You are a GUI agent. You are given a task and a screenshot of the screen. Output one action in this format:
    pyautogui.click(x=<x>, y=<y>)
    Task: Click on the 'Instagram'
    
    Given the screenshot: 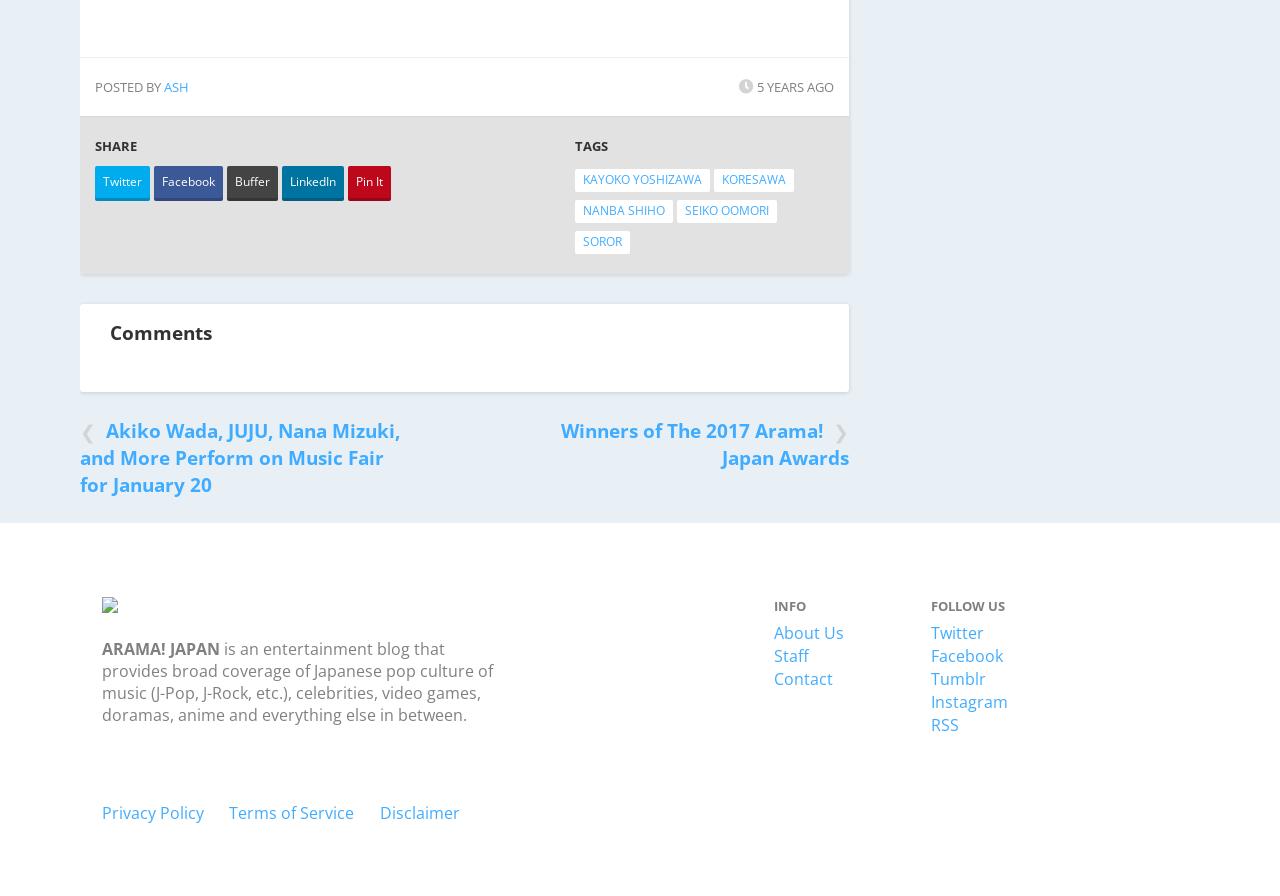 What is the action you would take?
    pyautogui.click(x=969, y=701)
    